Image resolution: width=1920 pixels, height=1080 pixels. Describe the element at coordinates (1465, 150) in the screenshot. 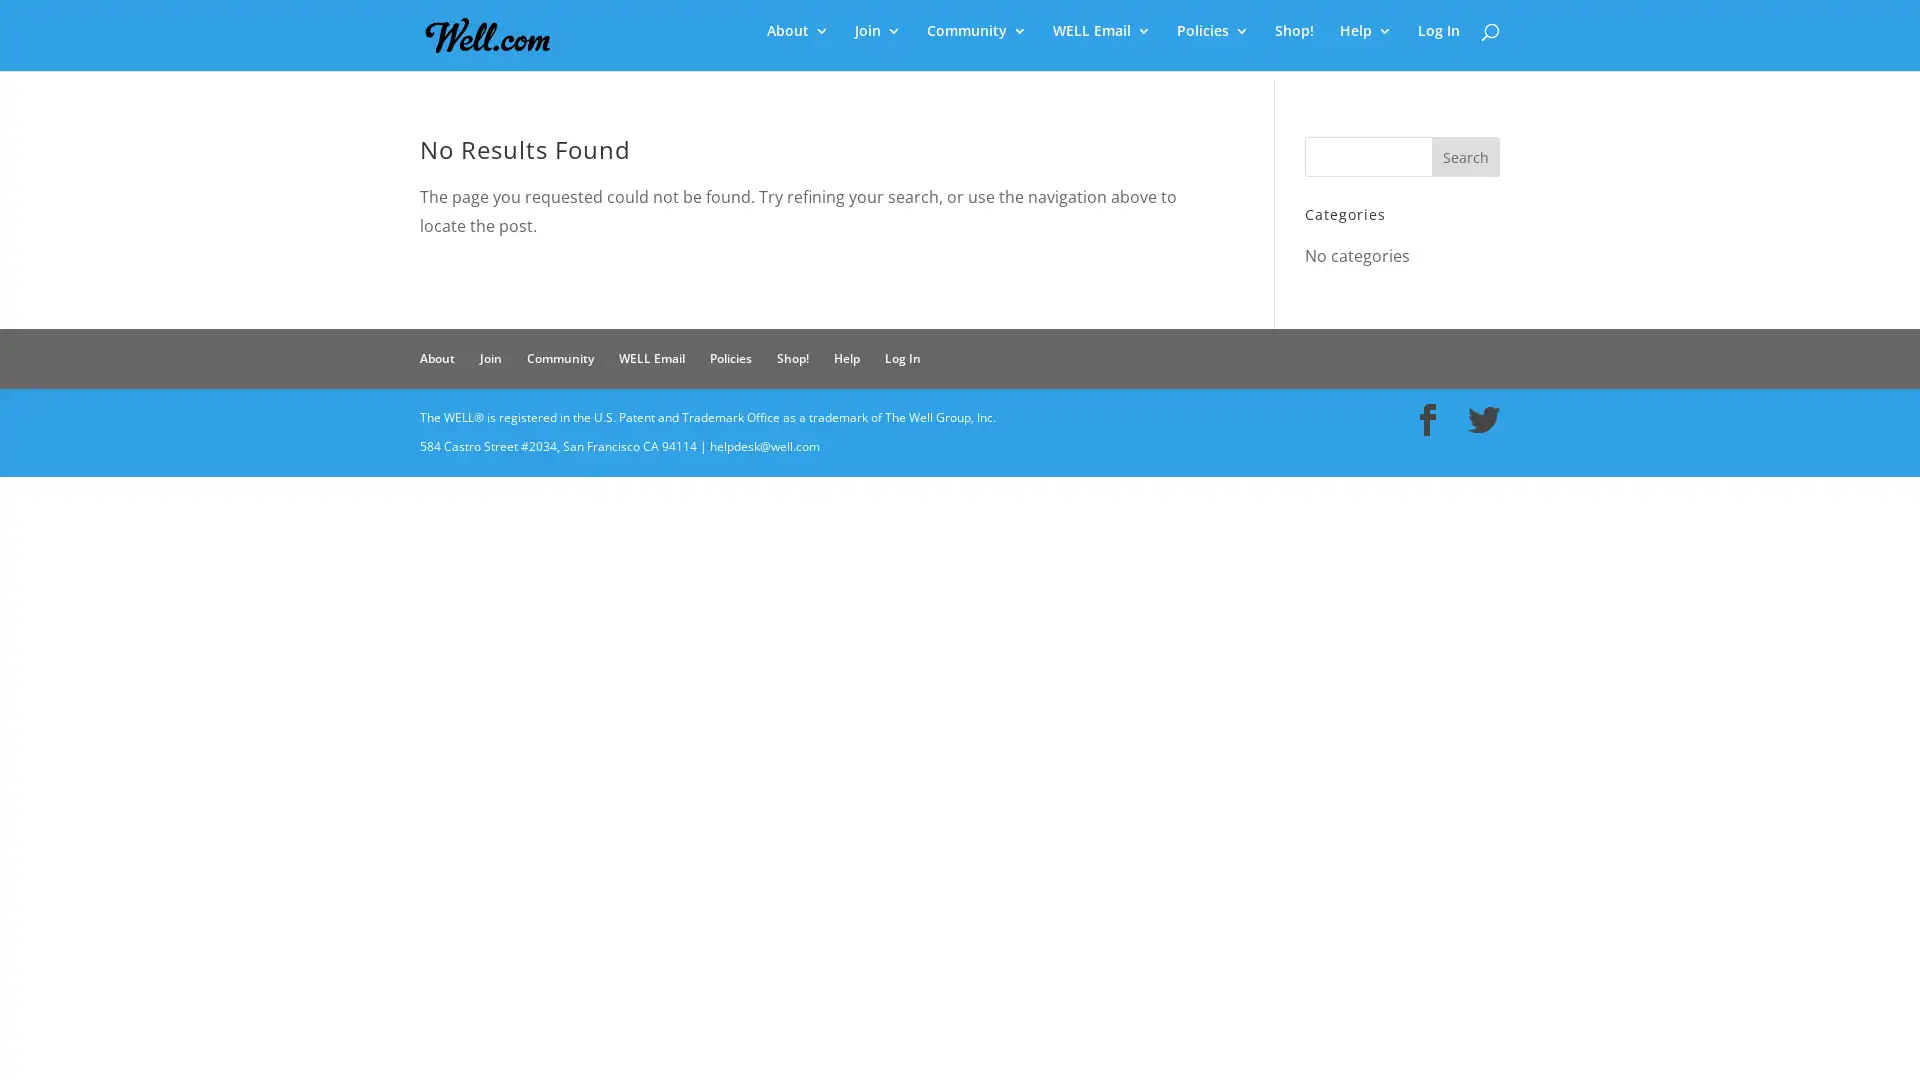

I see `Search` at that location.